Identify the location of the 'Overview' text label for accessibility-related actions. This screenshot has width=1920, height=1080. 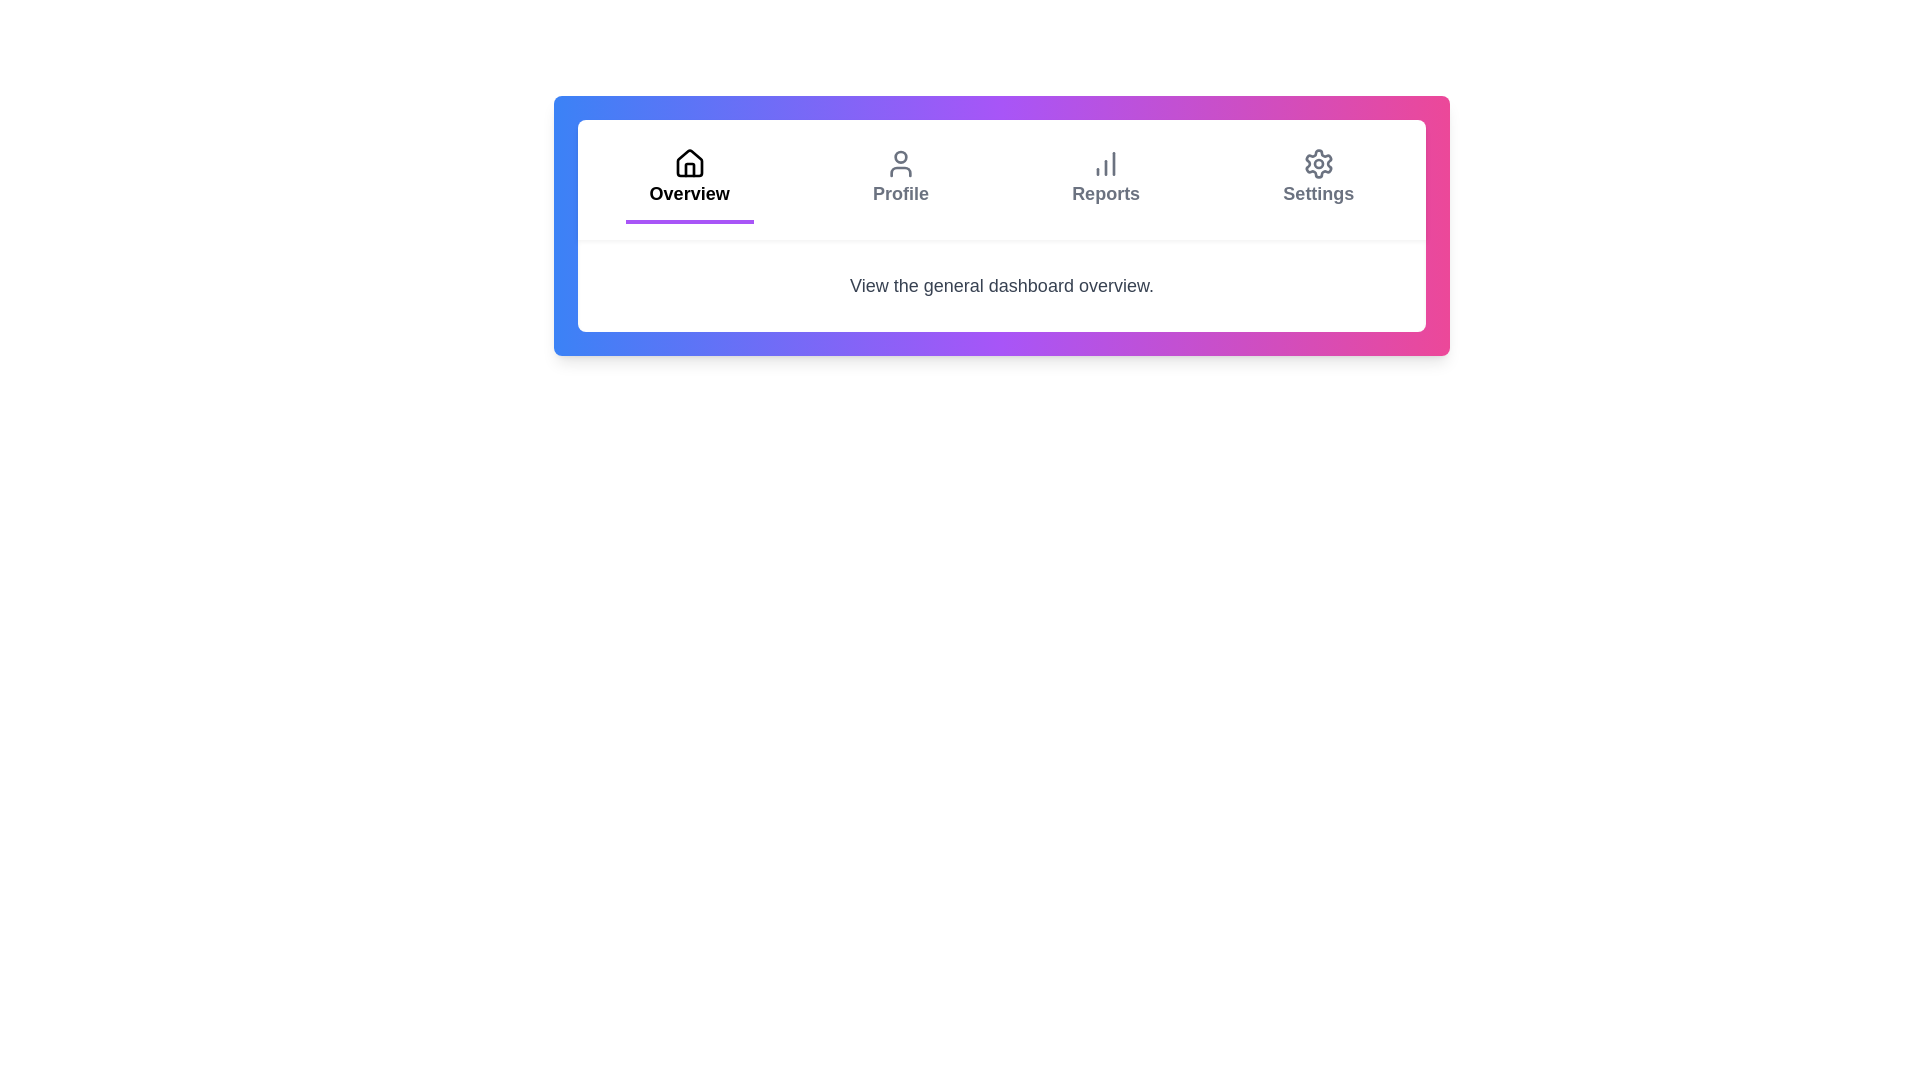
(689, 193).